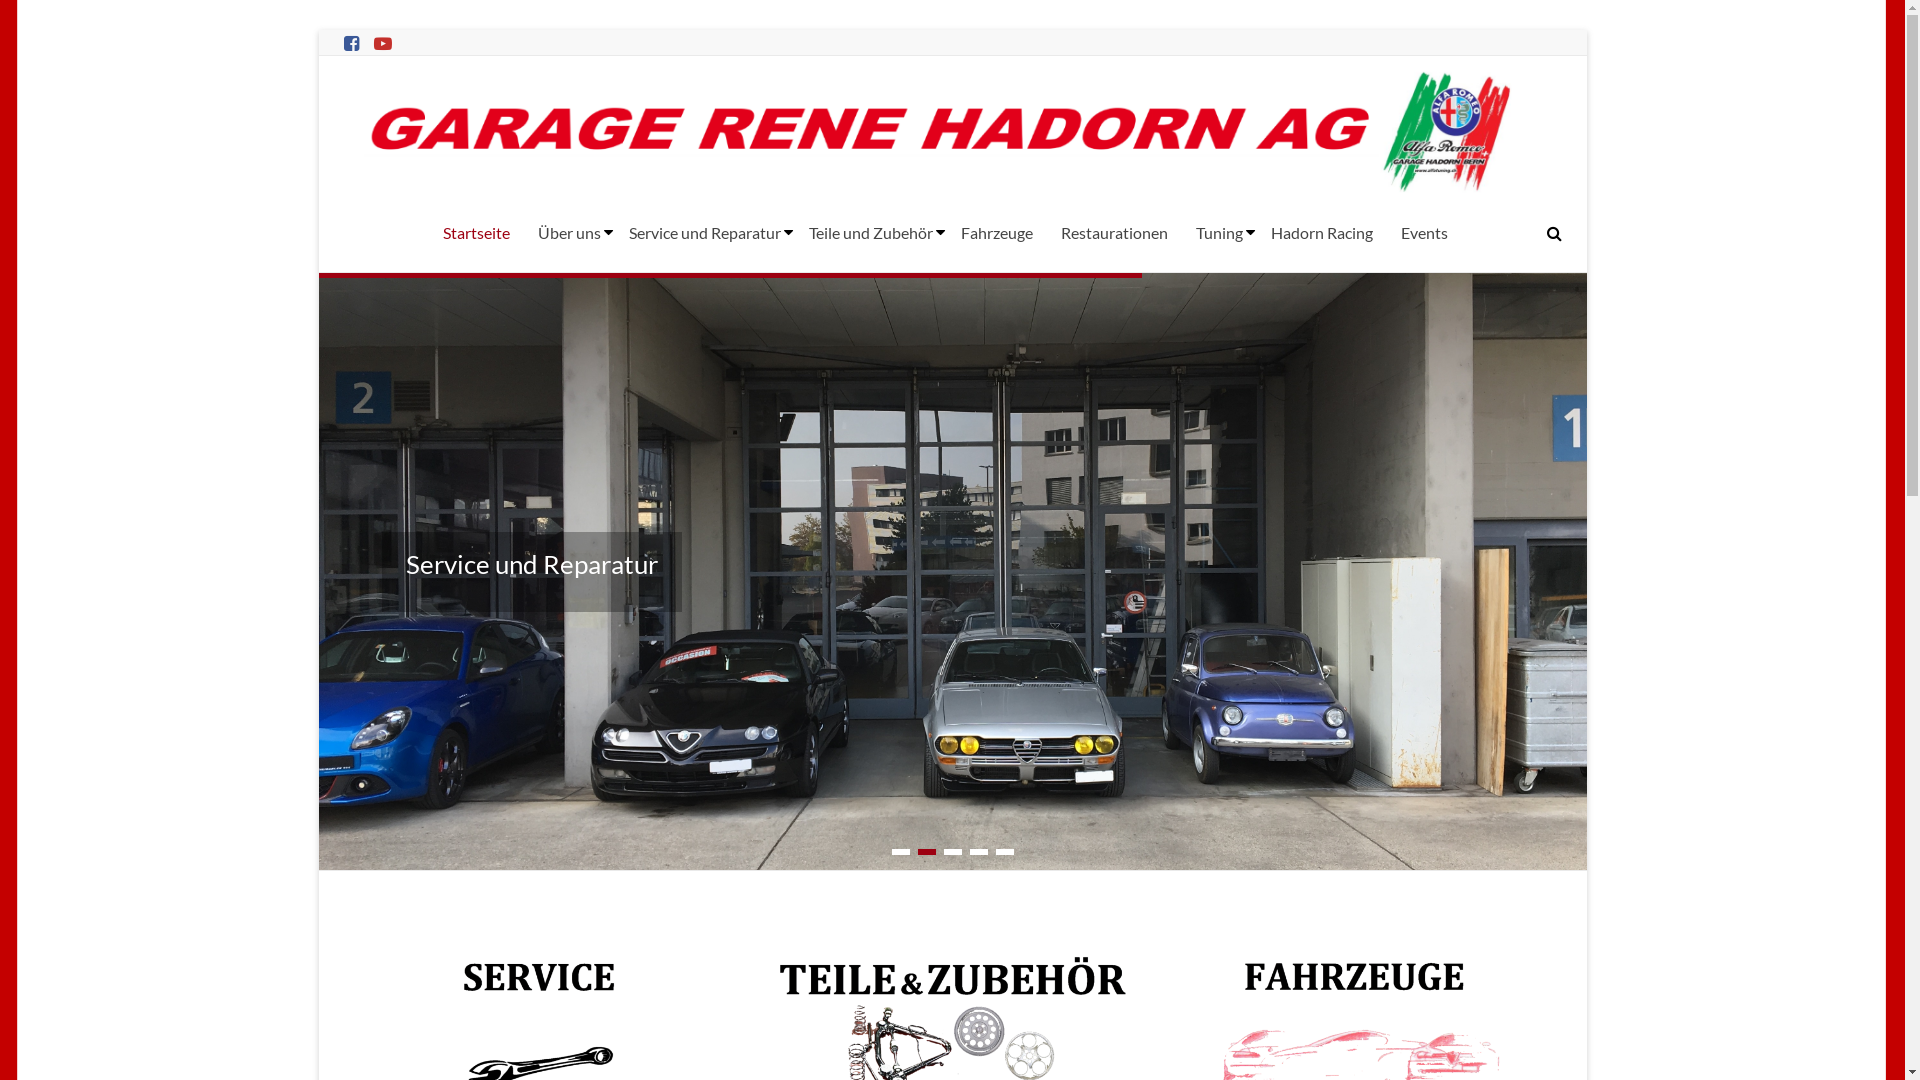  What do you see at coordinates (317, 29) in the screenshot?
I see `'Skip to content'` at bounding box center [317, 29].